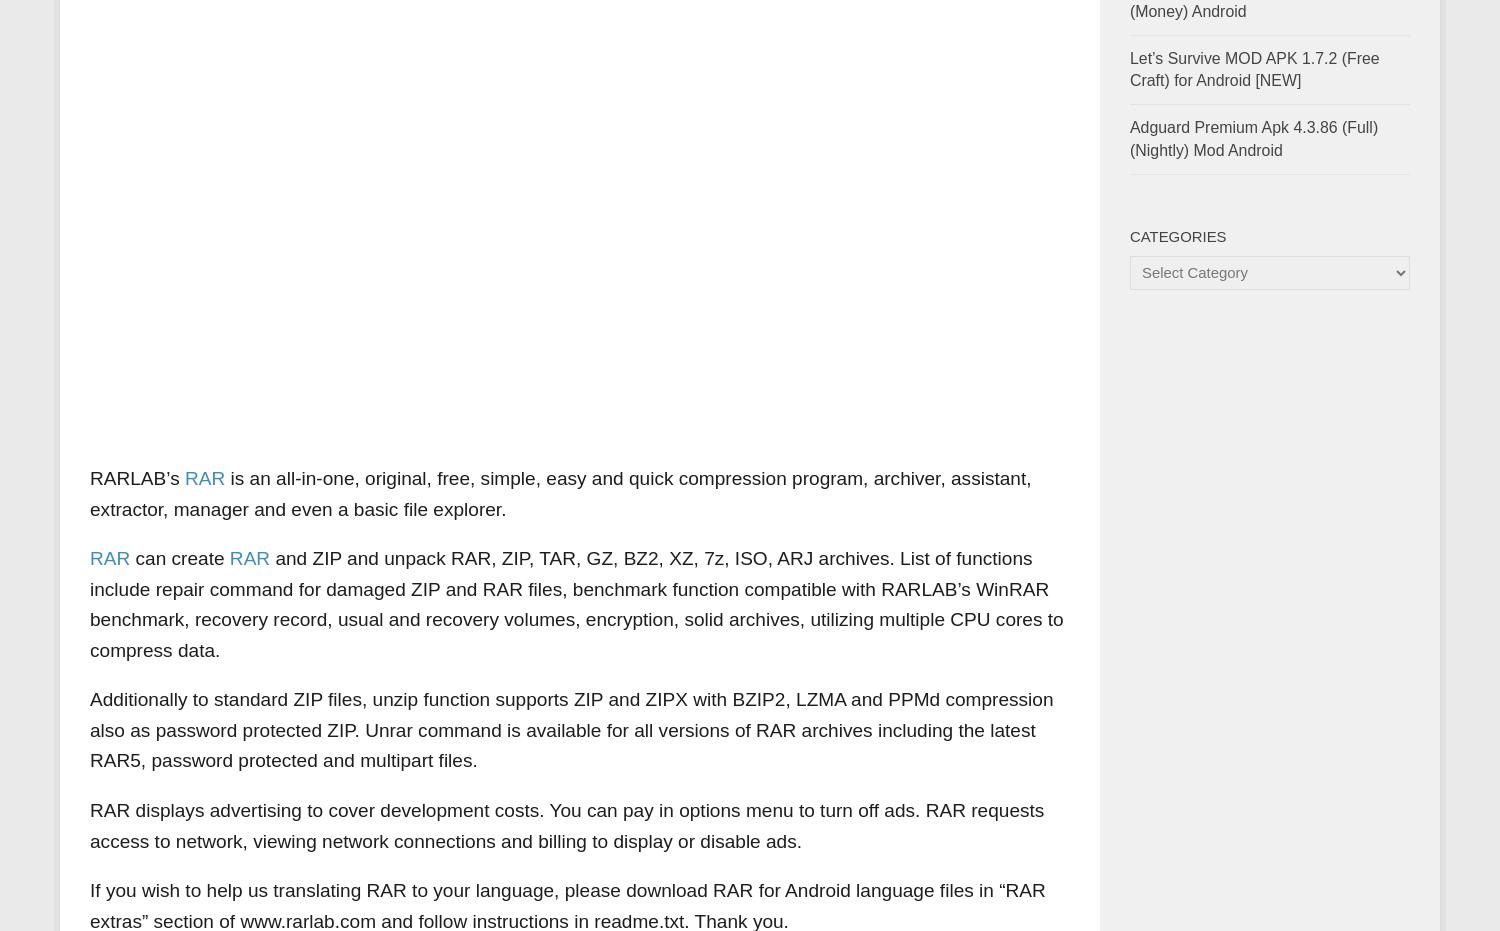  I want to click on 'Let’s Survive MOD APK 1.7.2 (Free Craft) for Android [NEW]', so click(1254, 68).